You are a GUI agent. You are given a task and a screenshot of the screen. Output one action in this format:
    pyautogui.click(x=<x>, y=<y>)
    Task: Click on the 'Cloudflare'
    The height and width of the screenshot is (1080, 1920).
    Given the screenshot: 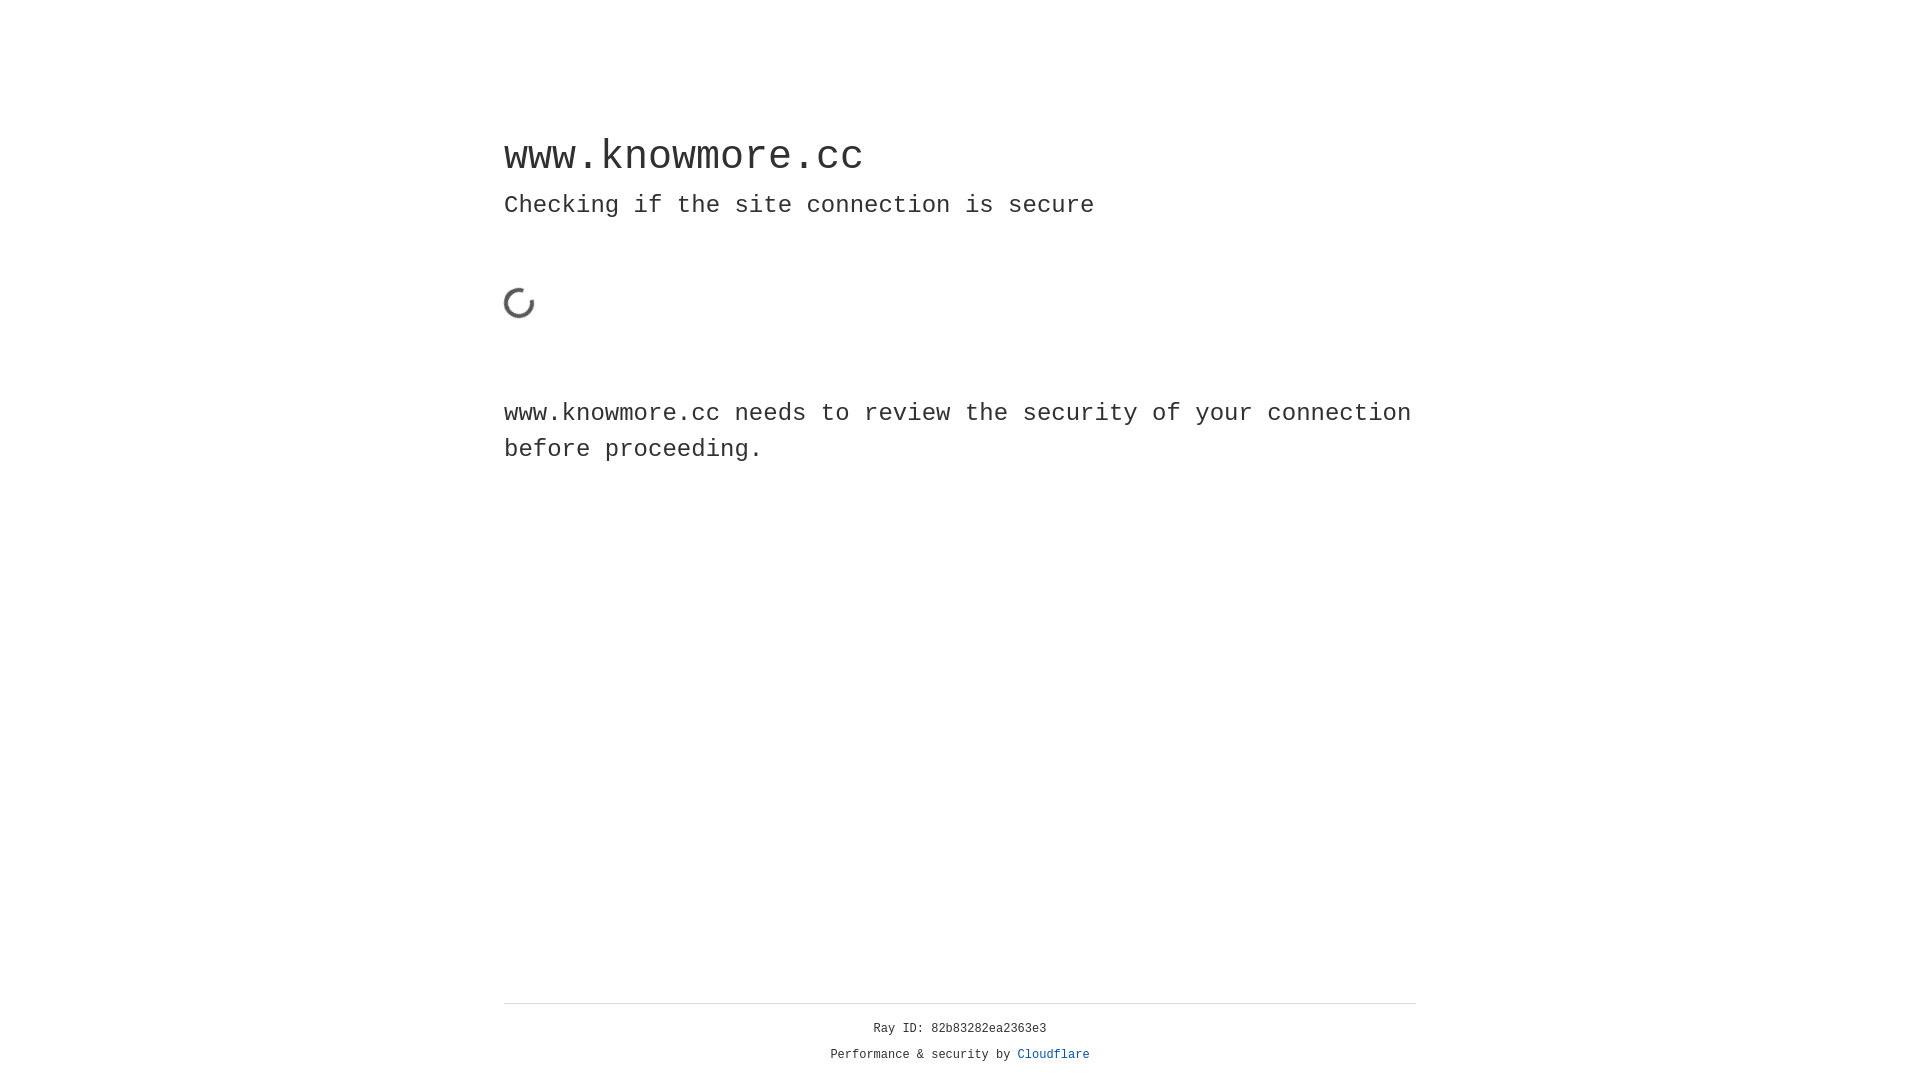 What is the action you would take?
    pyautogui.click(x=1017, y=1054)
    